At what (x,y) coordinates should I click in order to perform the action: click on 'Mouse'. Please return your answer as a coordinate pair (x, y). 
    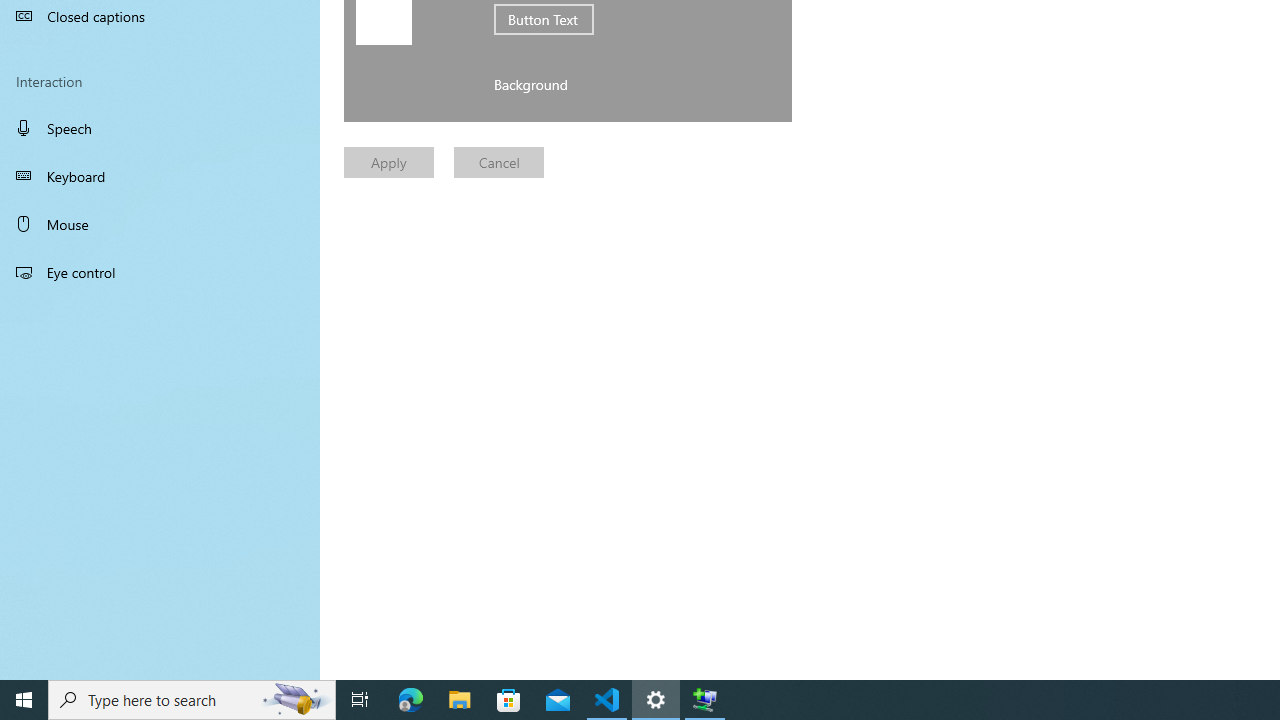
    Looking at the image, I should click on (160, 223).